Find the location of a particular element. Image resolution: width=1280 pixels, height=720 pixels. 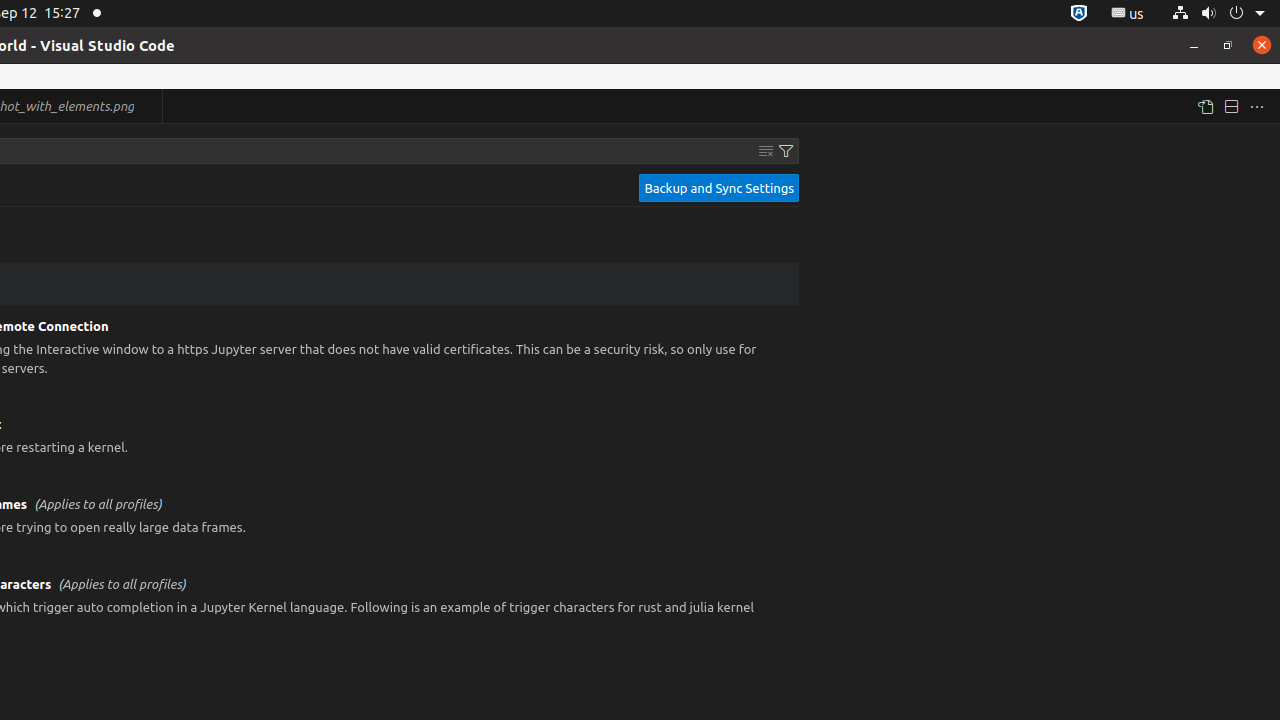

'More Actions...' is located at coordinates (1255, 106).